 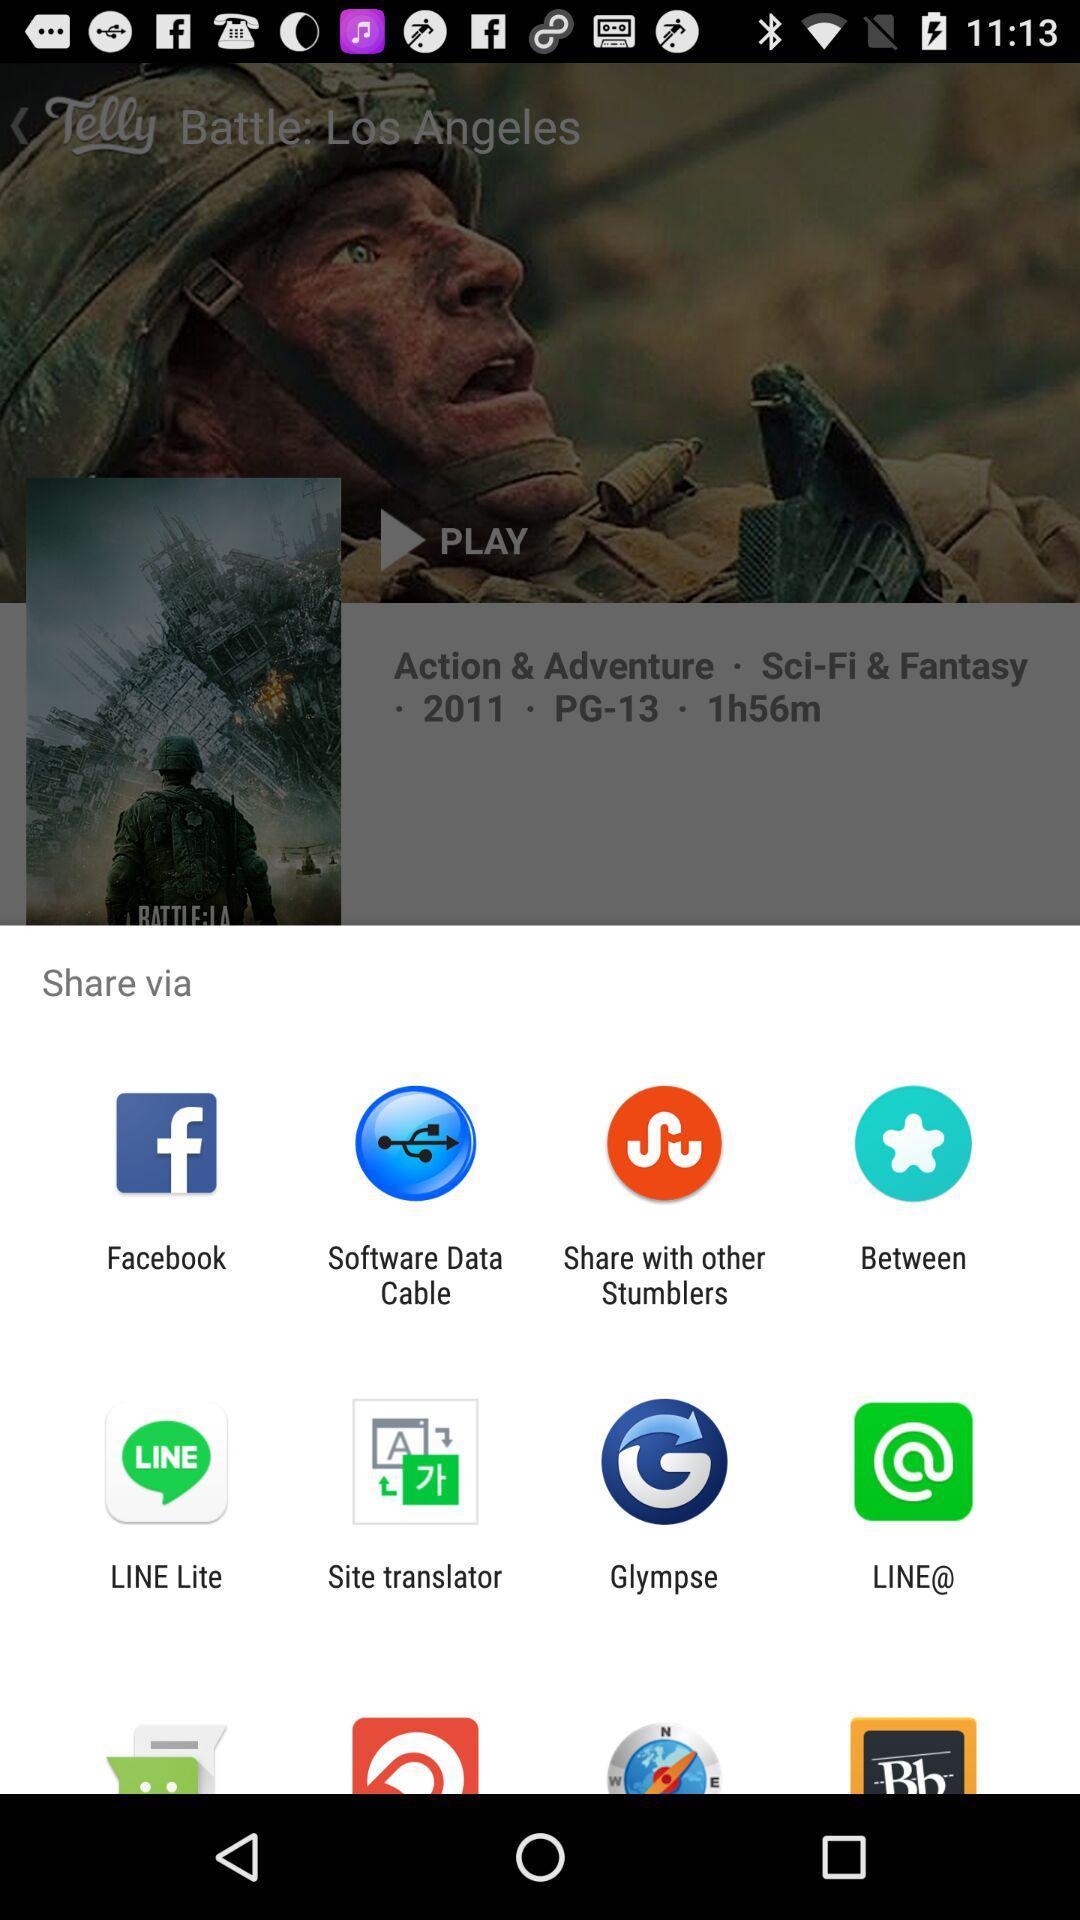 What do you see at coordinates (414, 1274) in the screenshot?
I see `item next to share with other` at bounding box center [414, 1274].